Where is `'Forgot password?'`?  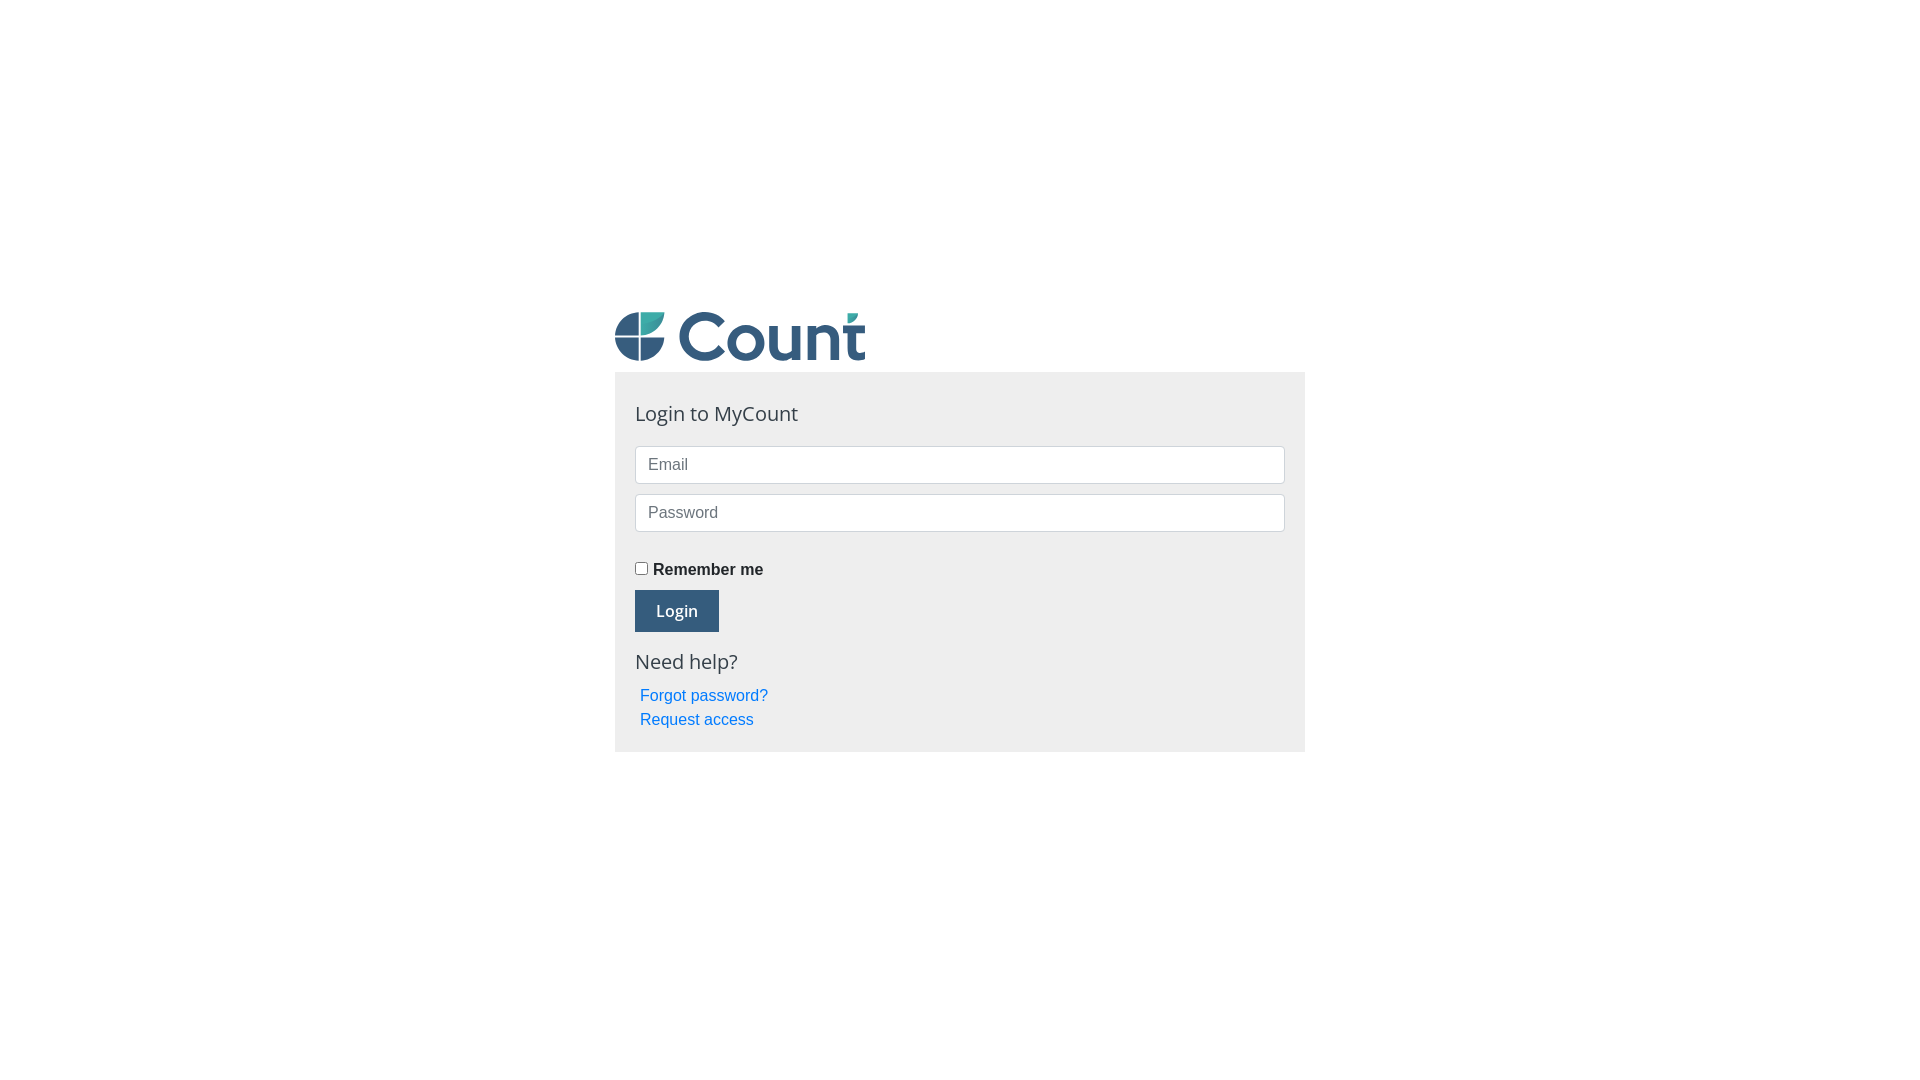
'Forgot password?' is located at coordinates (704, 694).